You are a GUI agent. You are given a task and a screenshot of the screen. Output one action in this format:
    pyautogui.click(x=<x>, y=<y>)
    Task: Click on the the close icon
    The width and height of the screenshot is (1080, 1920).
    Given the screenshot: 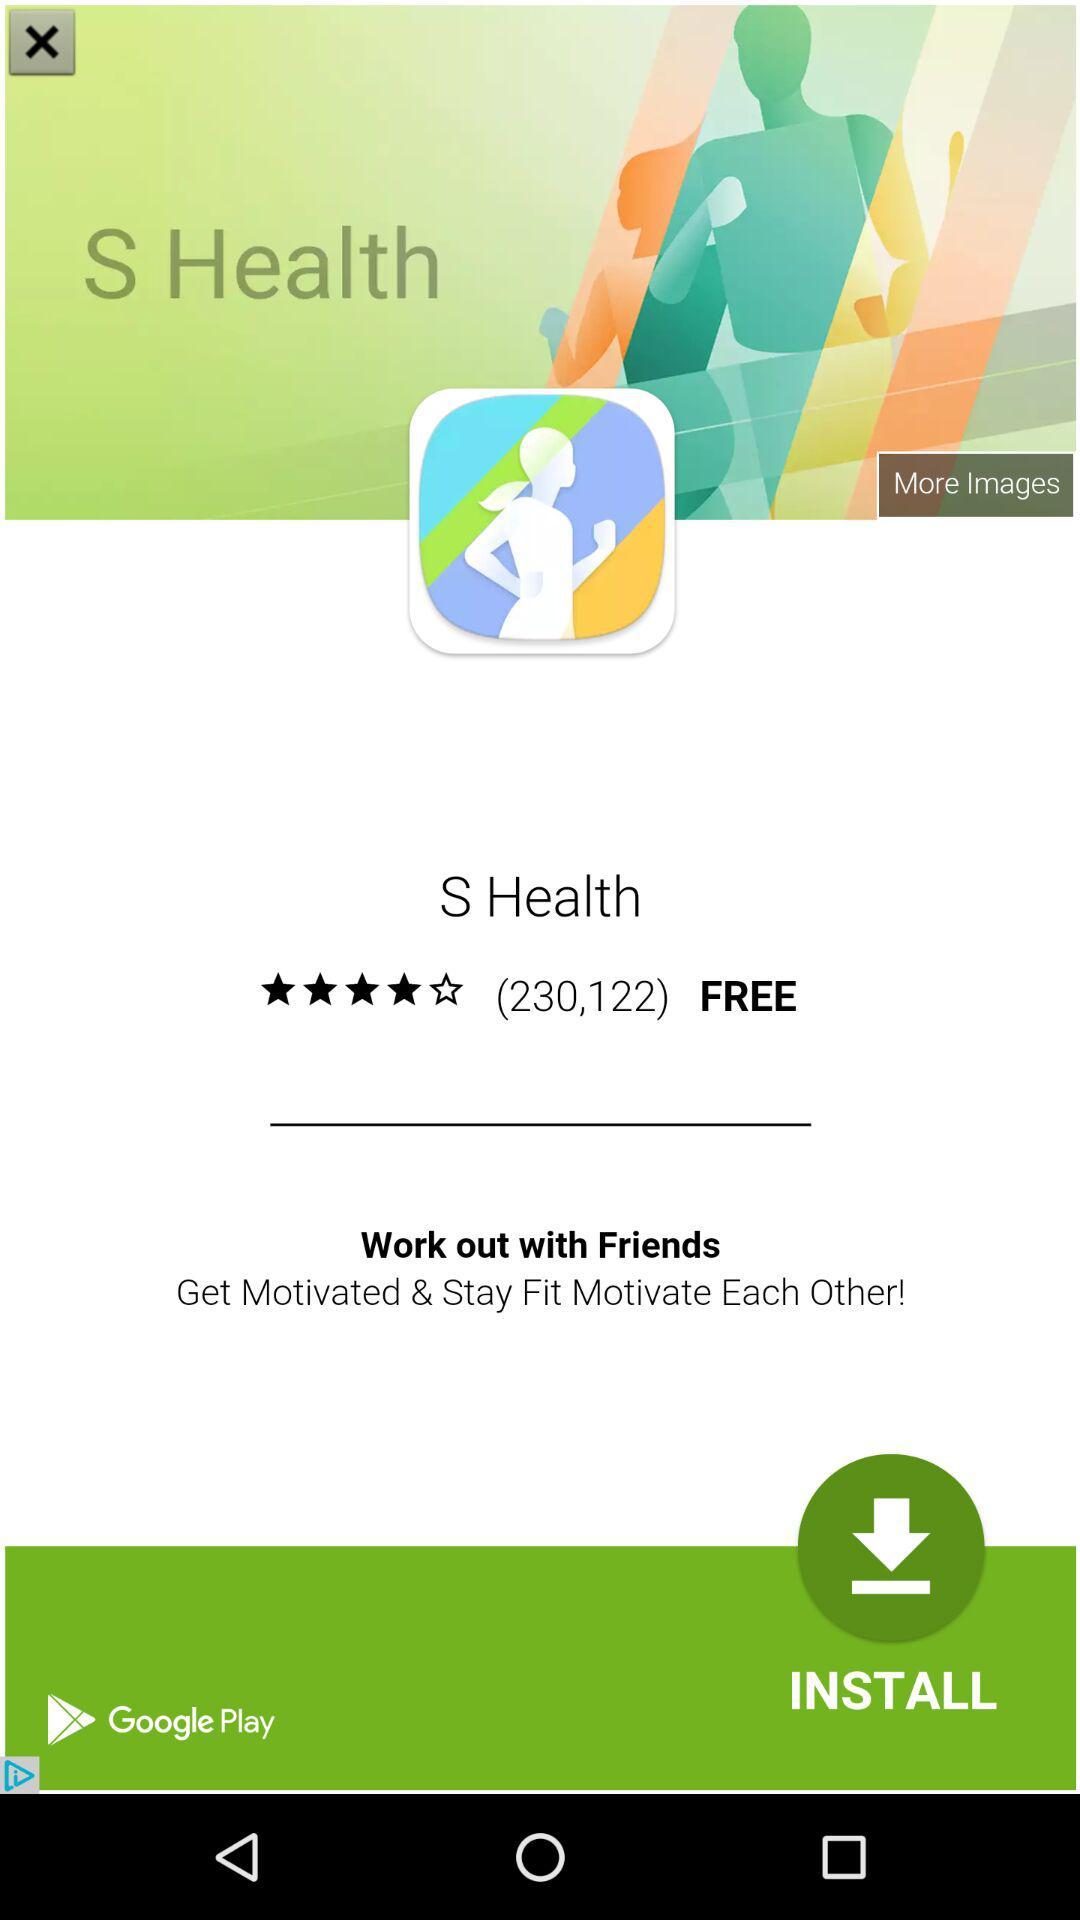 What is the action you would take?
    pyautogui.click(x=42, y=44)
    